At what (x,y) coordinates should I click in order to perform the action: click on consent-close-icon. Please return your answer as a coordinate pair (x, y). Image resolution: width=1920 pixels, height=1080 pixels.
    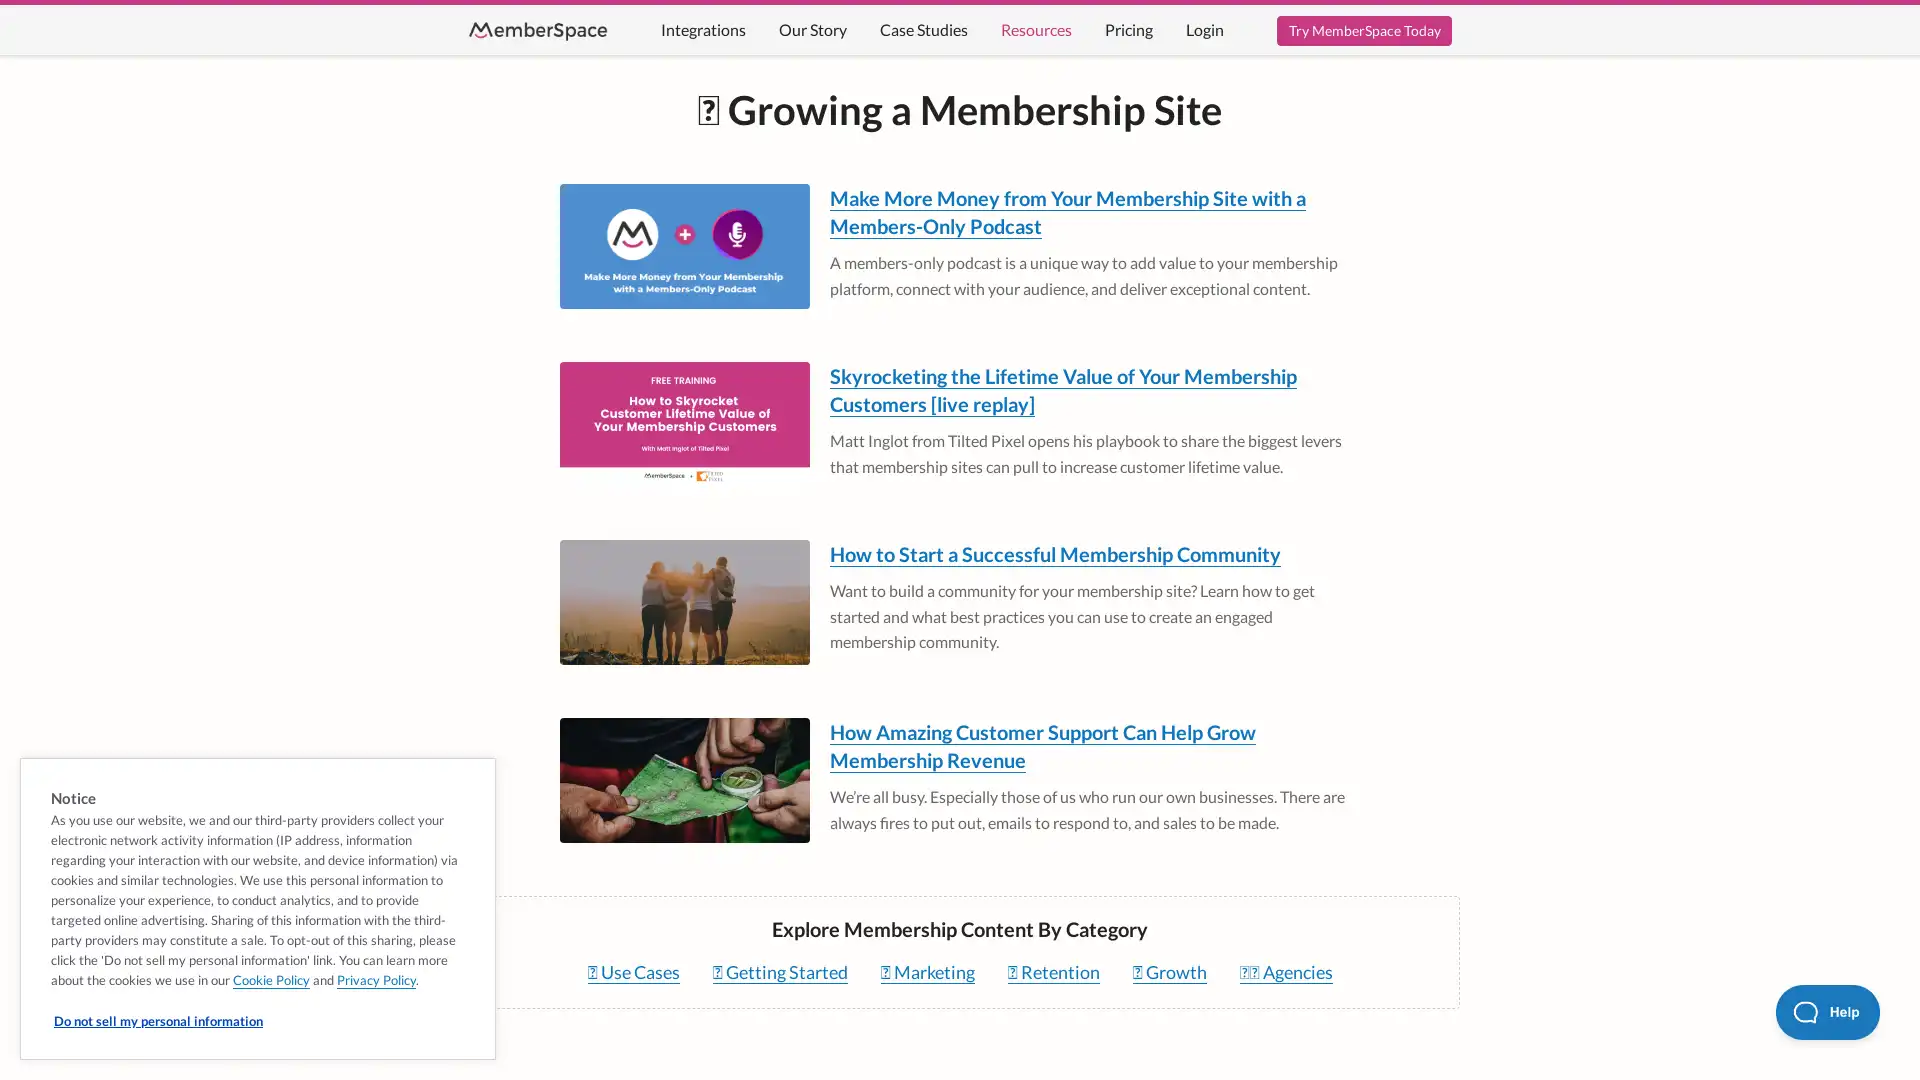
    Looking at the image, I should click on (471, 778).